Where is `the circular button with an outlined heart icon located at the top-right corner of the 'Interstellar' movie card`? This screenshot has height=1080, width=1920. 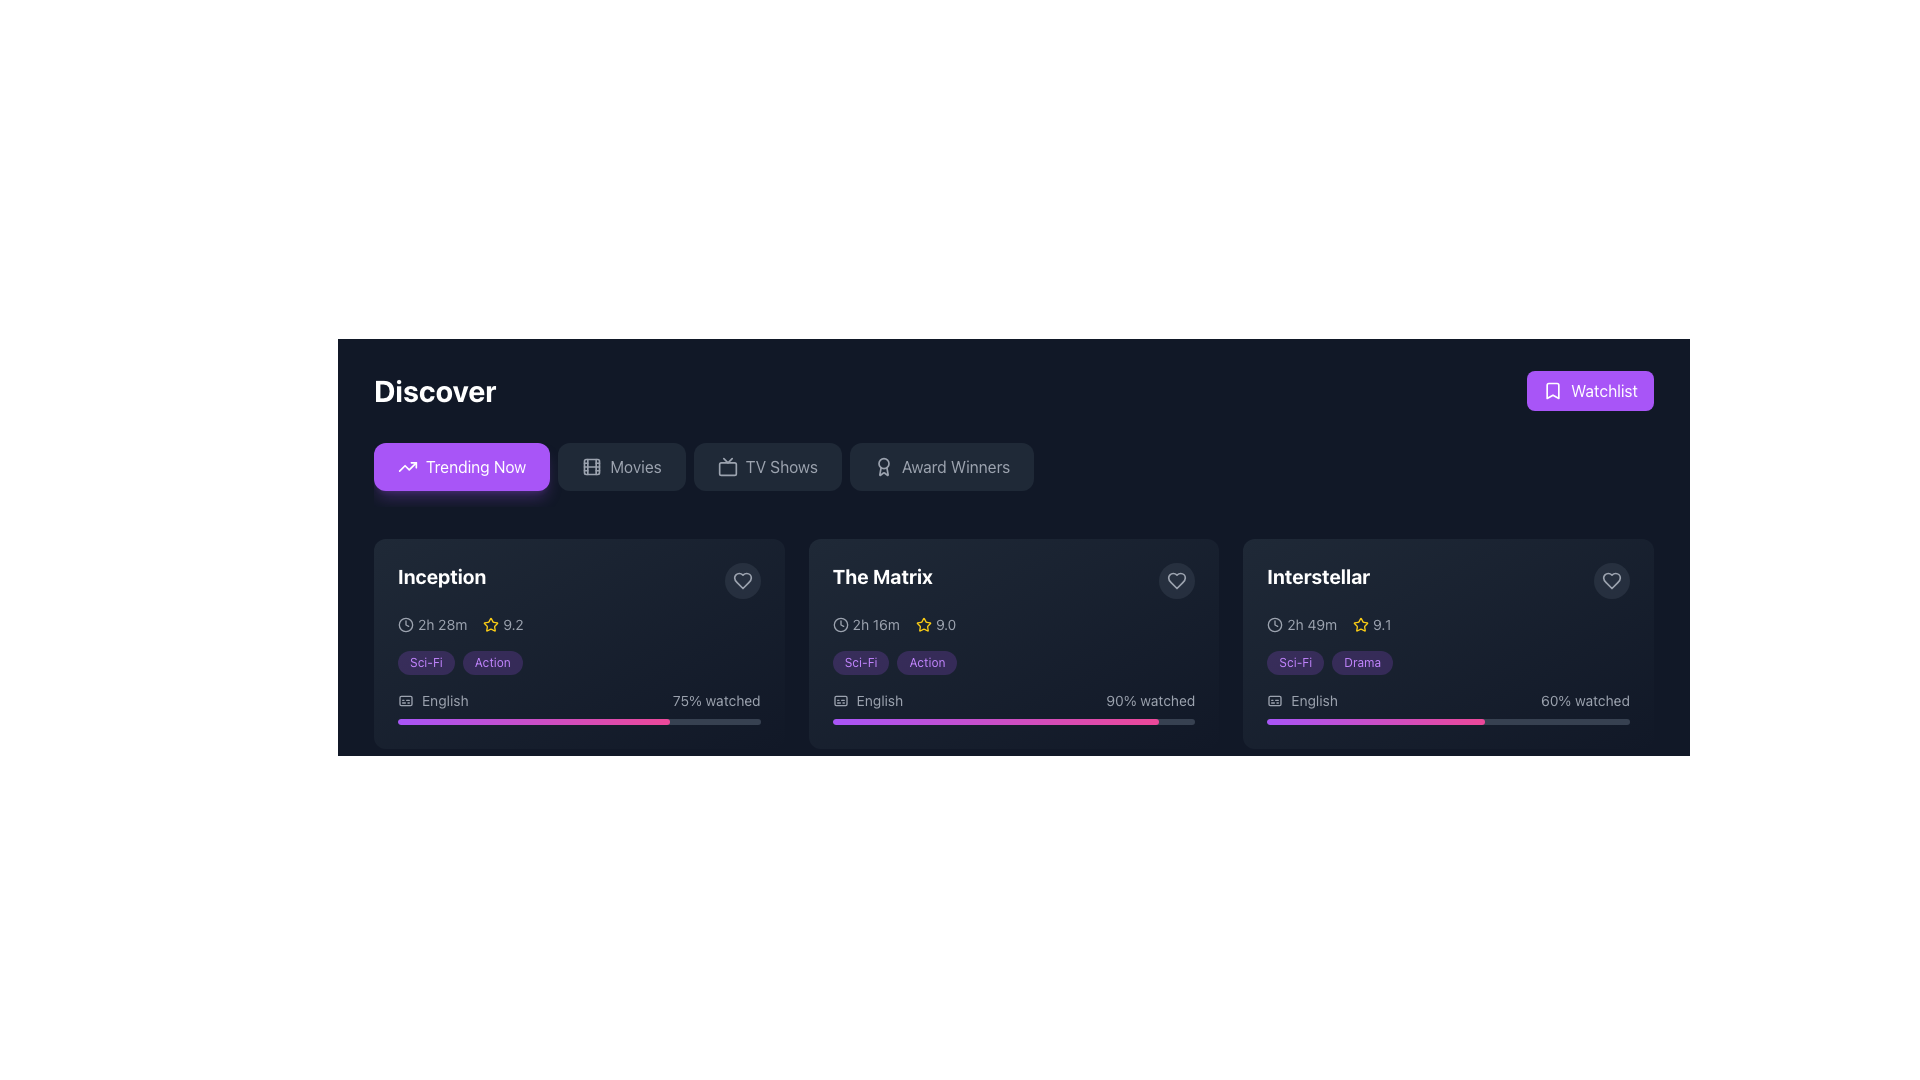
the circular button with an outlined heart icon located at the top-right corner of the 'Interstellar' movie card is located at coordinates (1612, 581).